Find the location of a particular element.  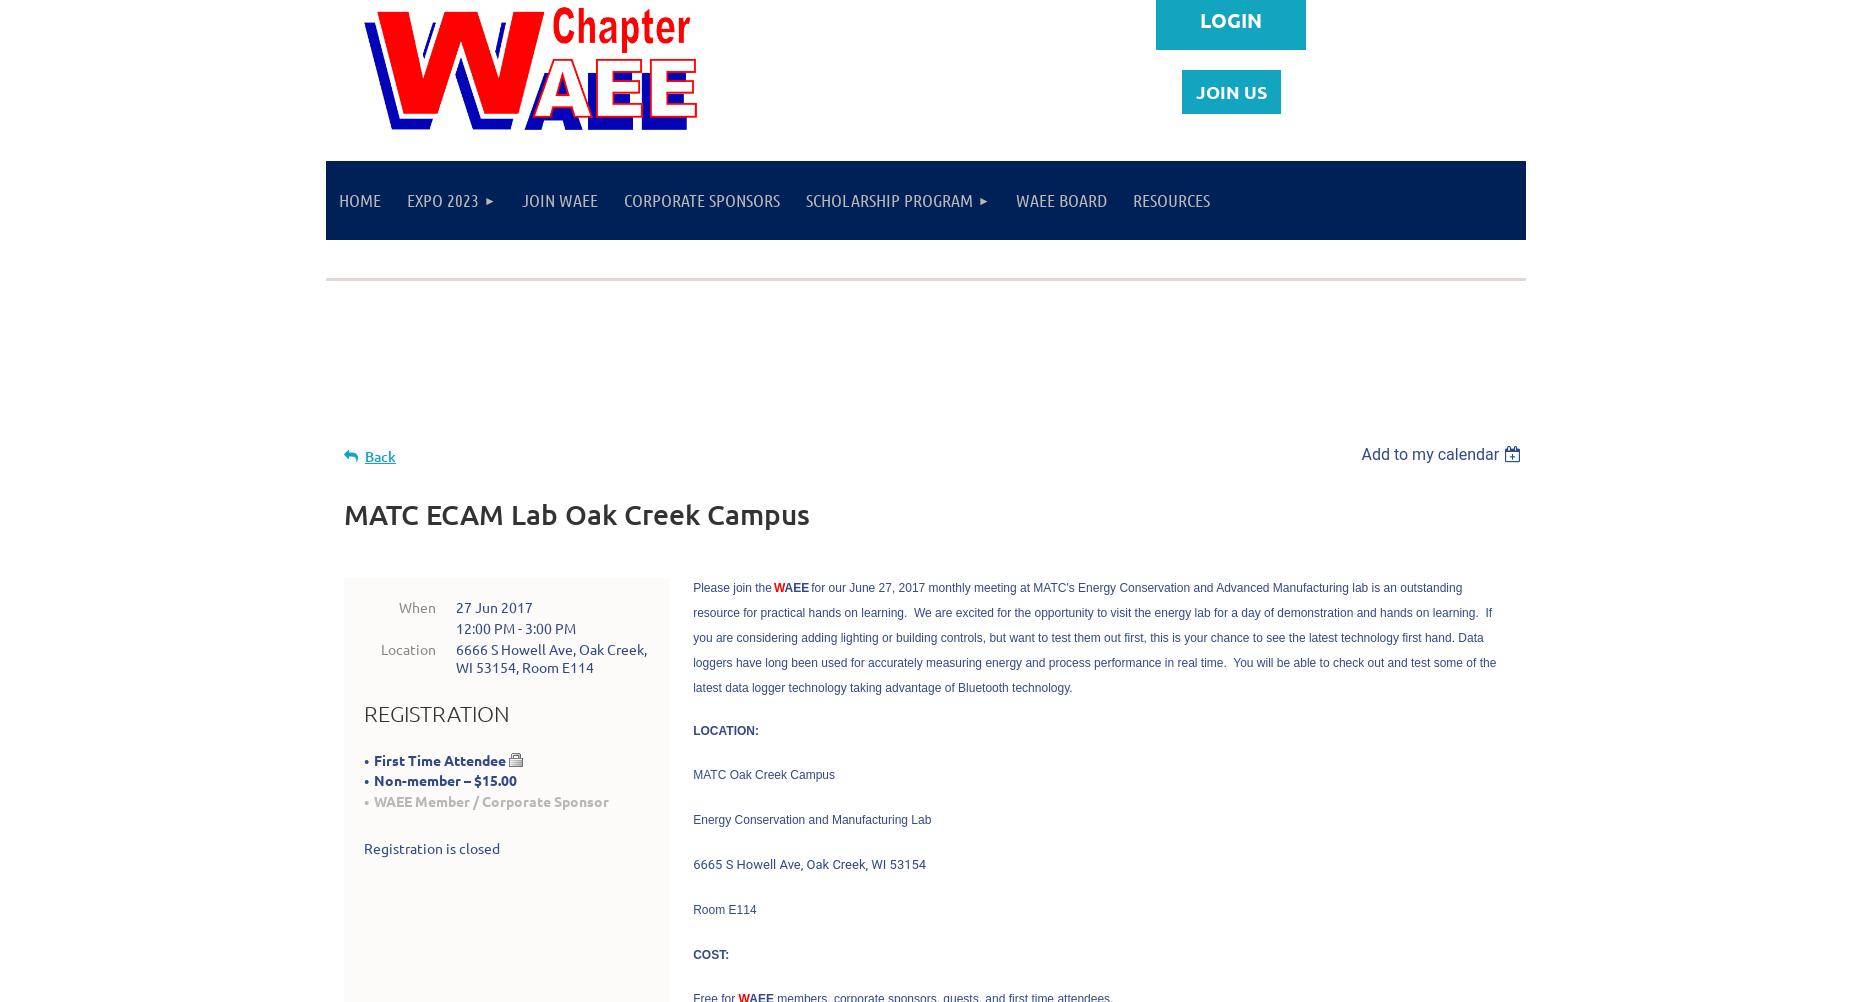

'Location' is located at coordinates (408, 646).